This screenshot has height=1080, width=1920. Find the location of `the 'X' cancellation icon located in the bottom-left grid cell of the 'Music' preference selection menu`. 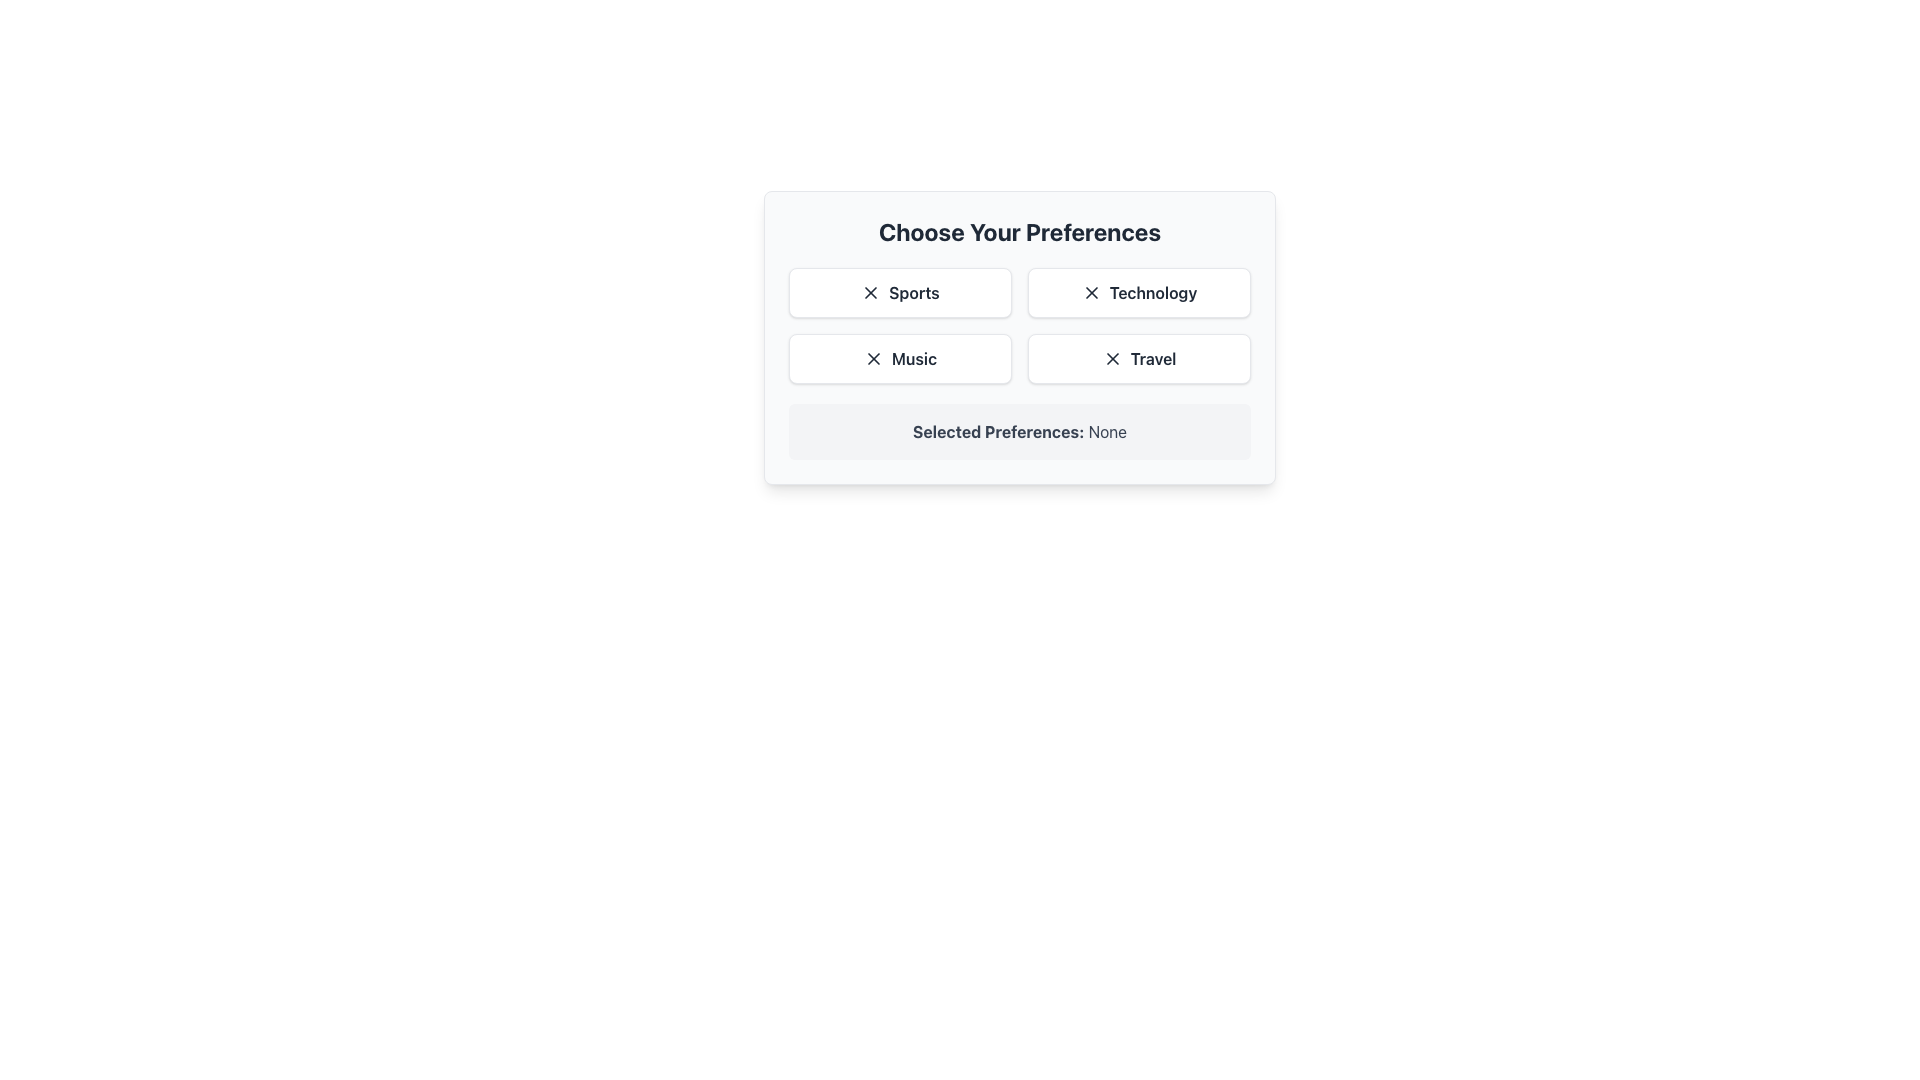

the 'X' cancellation icon located in the bottom-left grid cell of the 'Music' preference selection menu is located at coordinates (873, 357).